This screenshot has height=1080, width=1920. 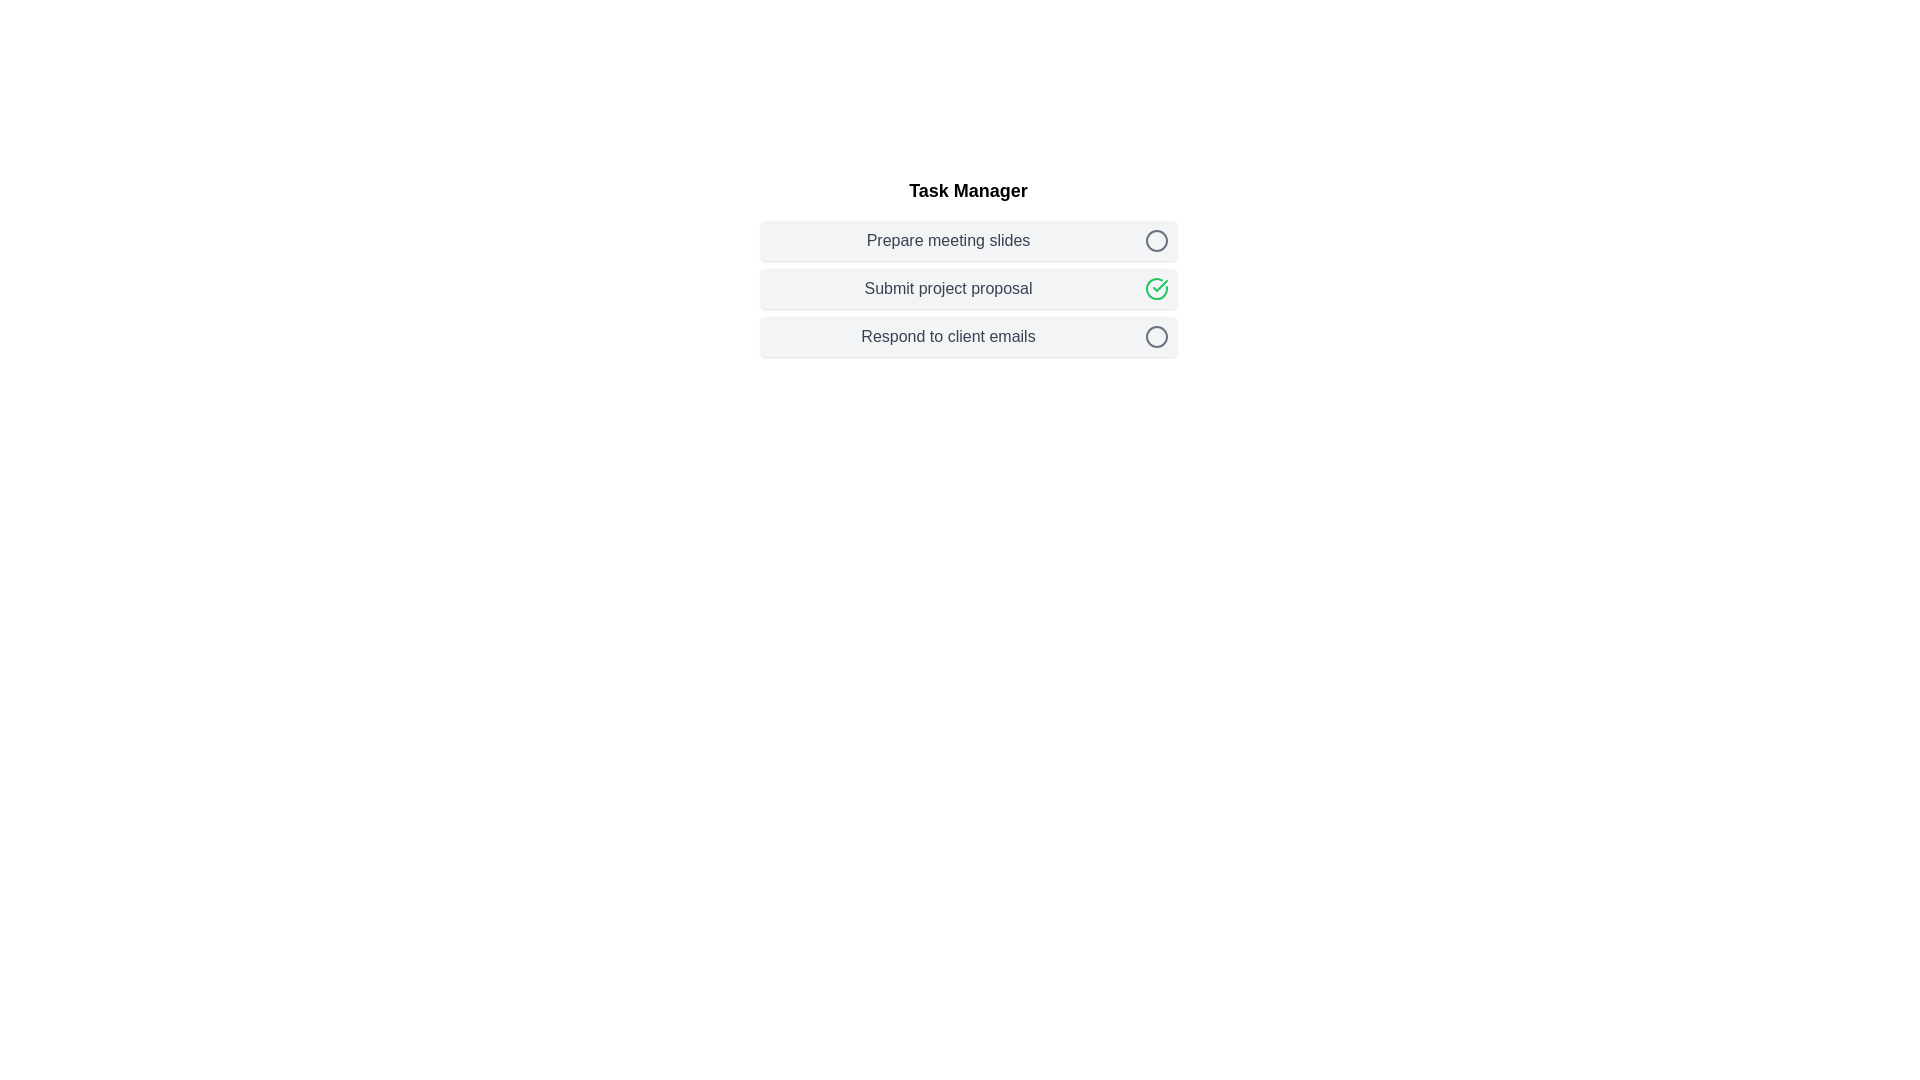 I want to click on the Text label displaying the task description 'Prepare meeting slides', which is the first entry in the list under 'Task Manager', so click(x=947, y=239).